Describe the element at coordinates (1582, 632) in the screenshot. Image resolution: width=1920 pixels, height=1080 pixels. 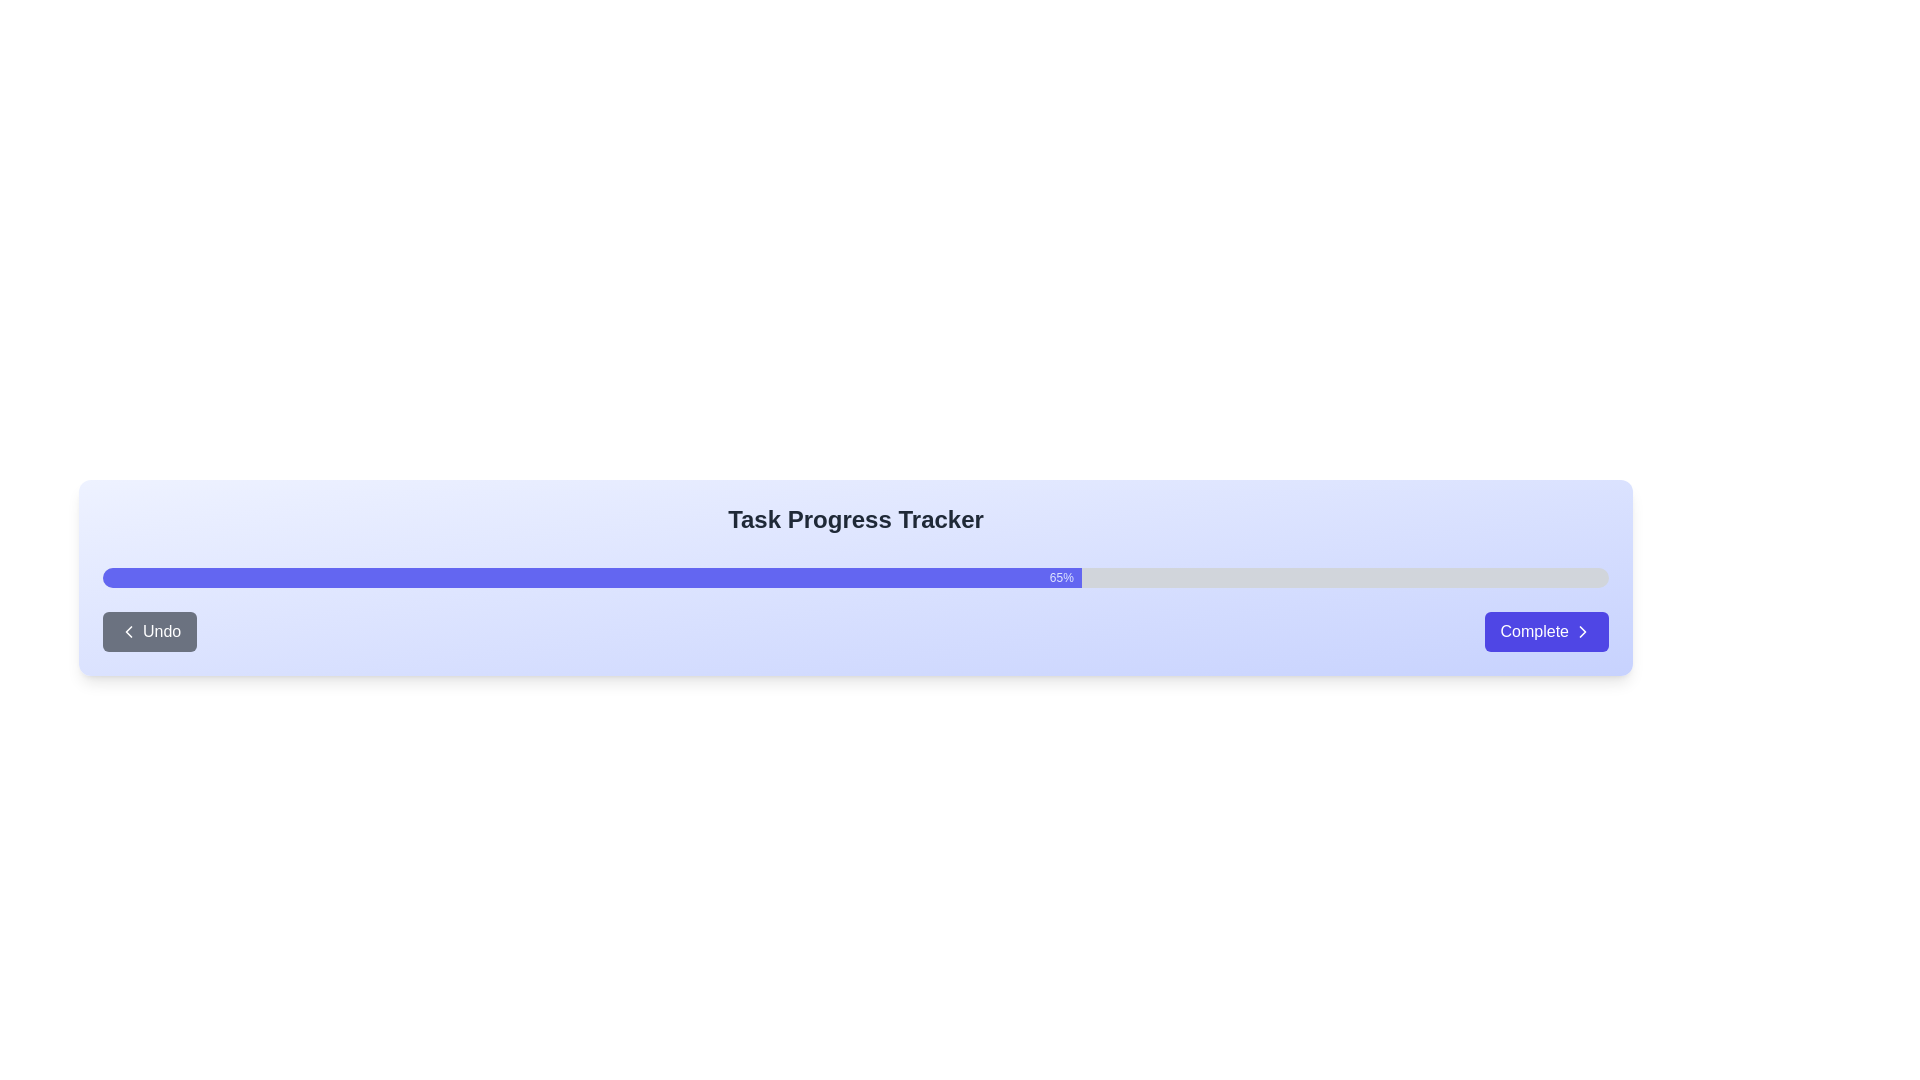
I see `the chevron icon that indicates a forward action, which is centered within the right-arrow icon of the 'Complete' button located at the bottom right of the interface` at that location.